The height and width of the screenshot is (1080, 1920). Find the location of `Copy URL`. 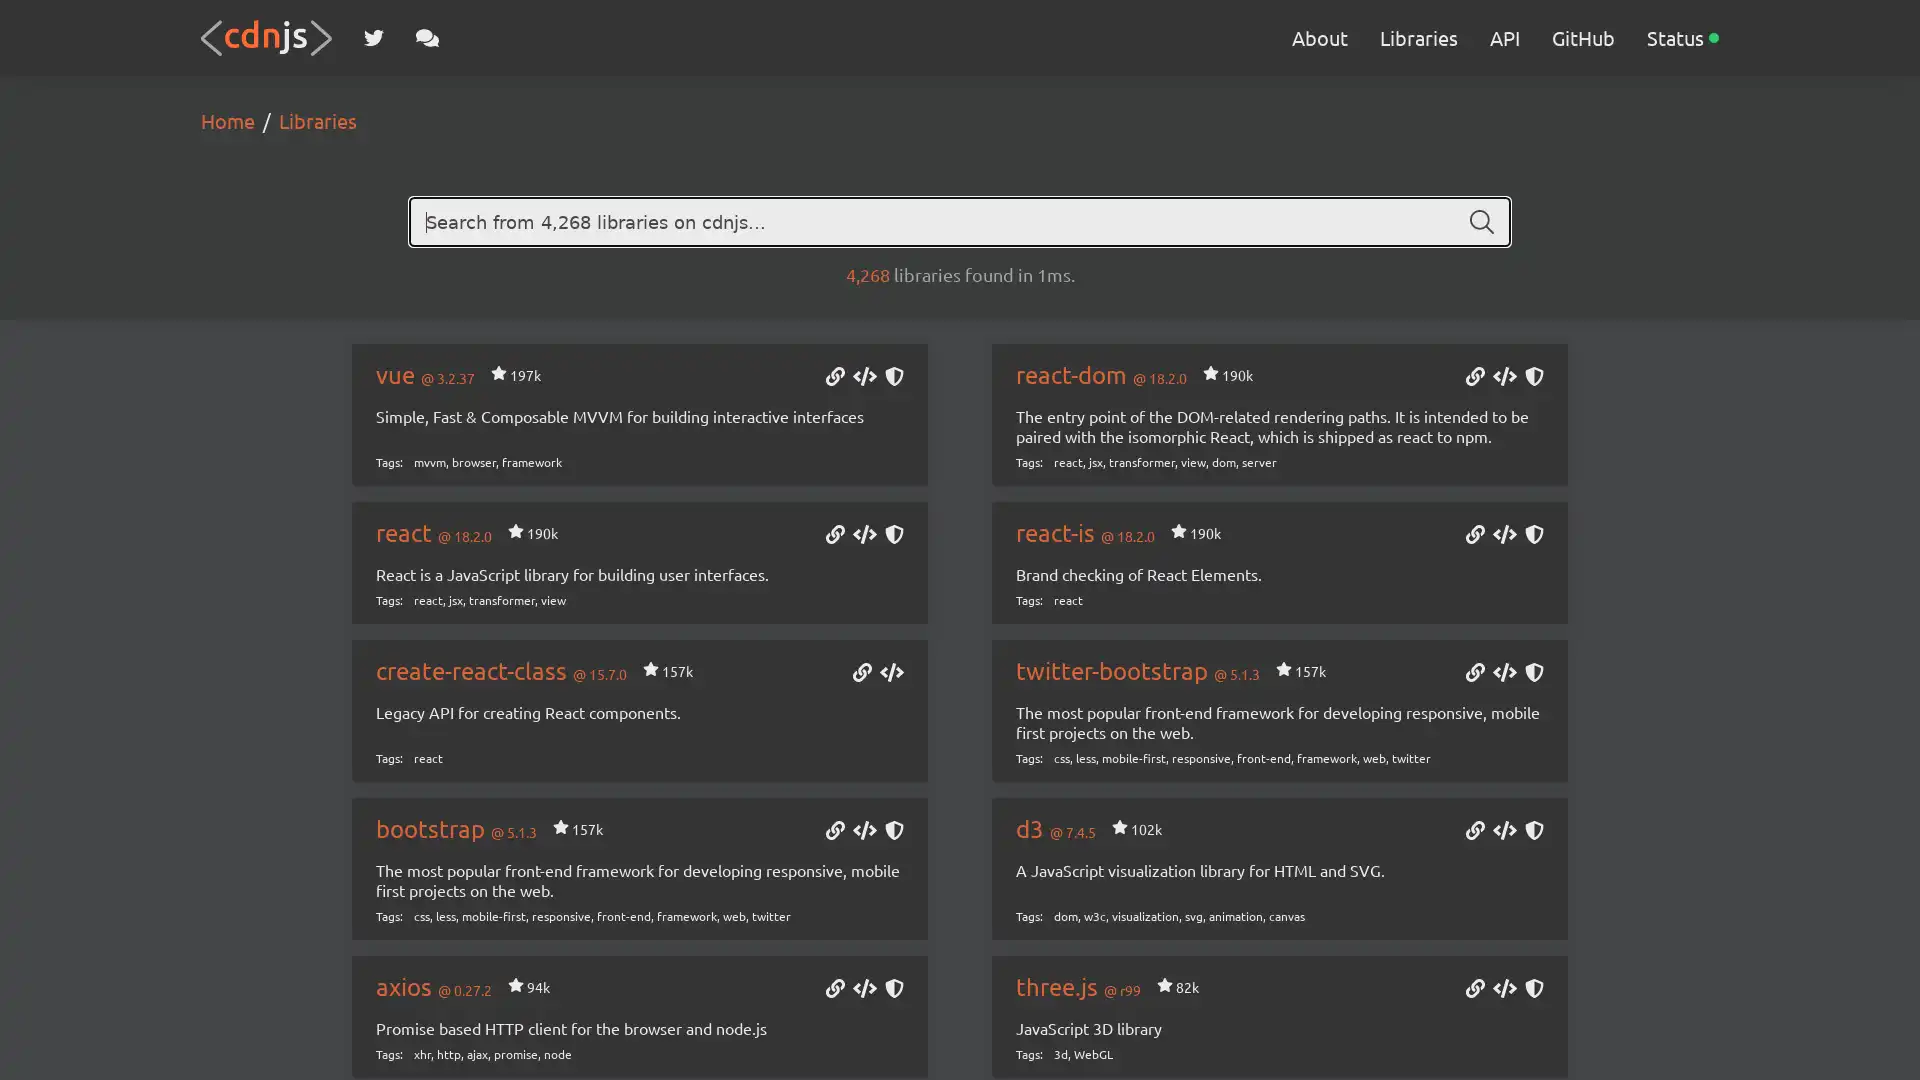

Copy URL is located at coordinates (834, 832).